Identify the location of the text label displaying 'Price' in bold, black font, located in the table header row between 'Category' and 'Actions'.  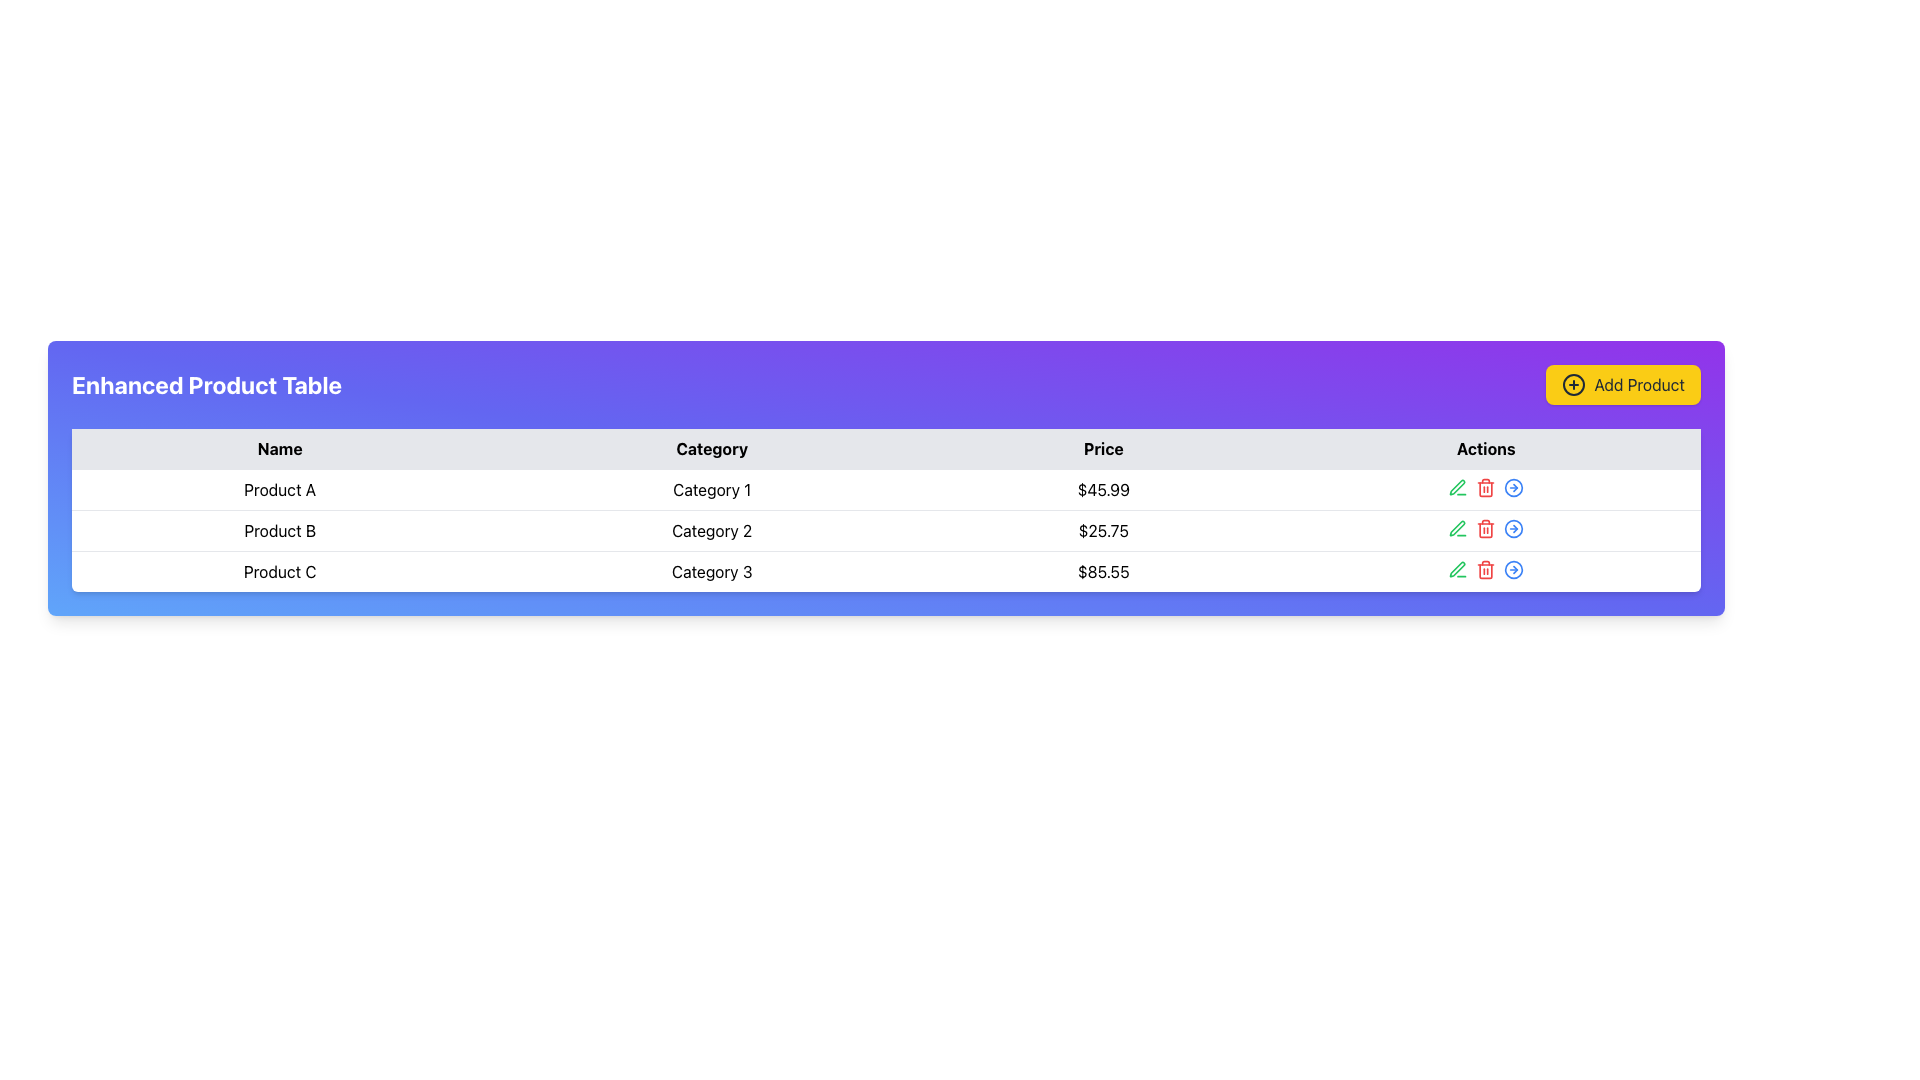
(1102, 448).